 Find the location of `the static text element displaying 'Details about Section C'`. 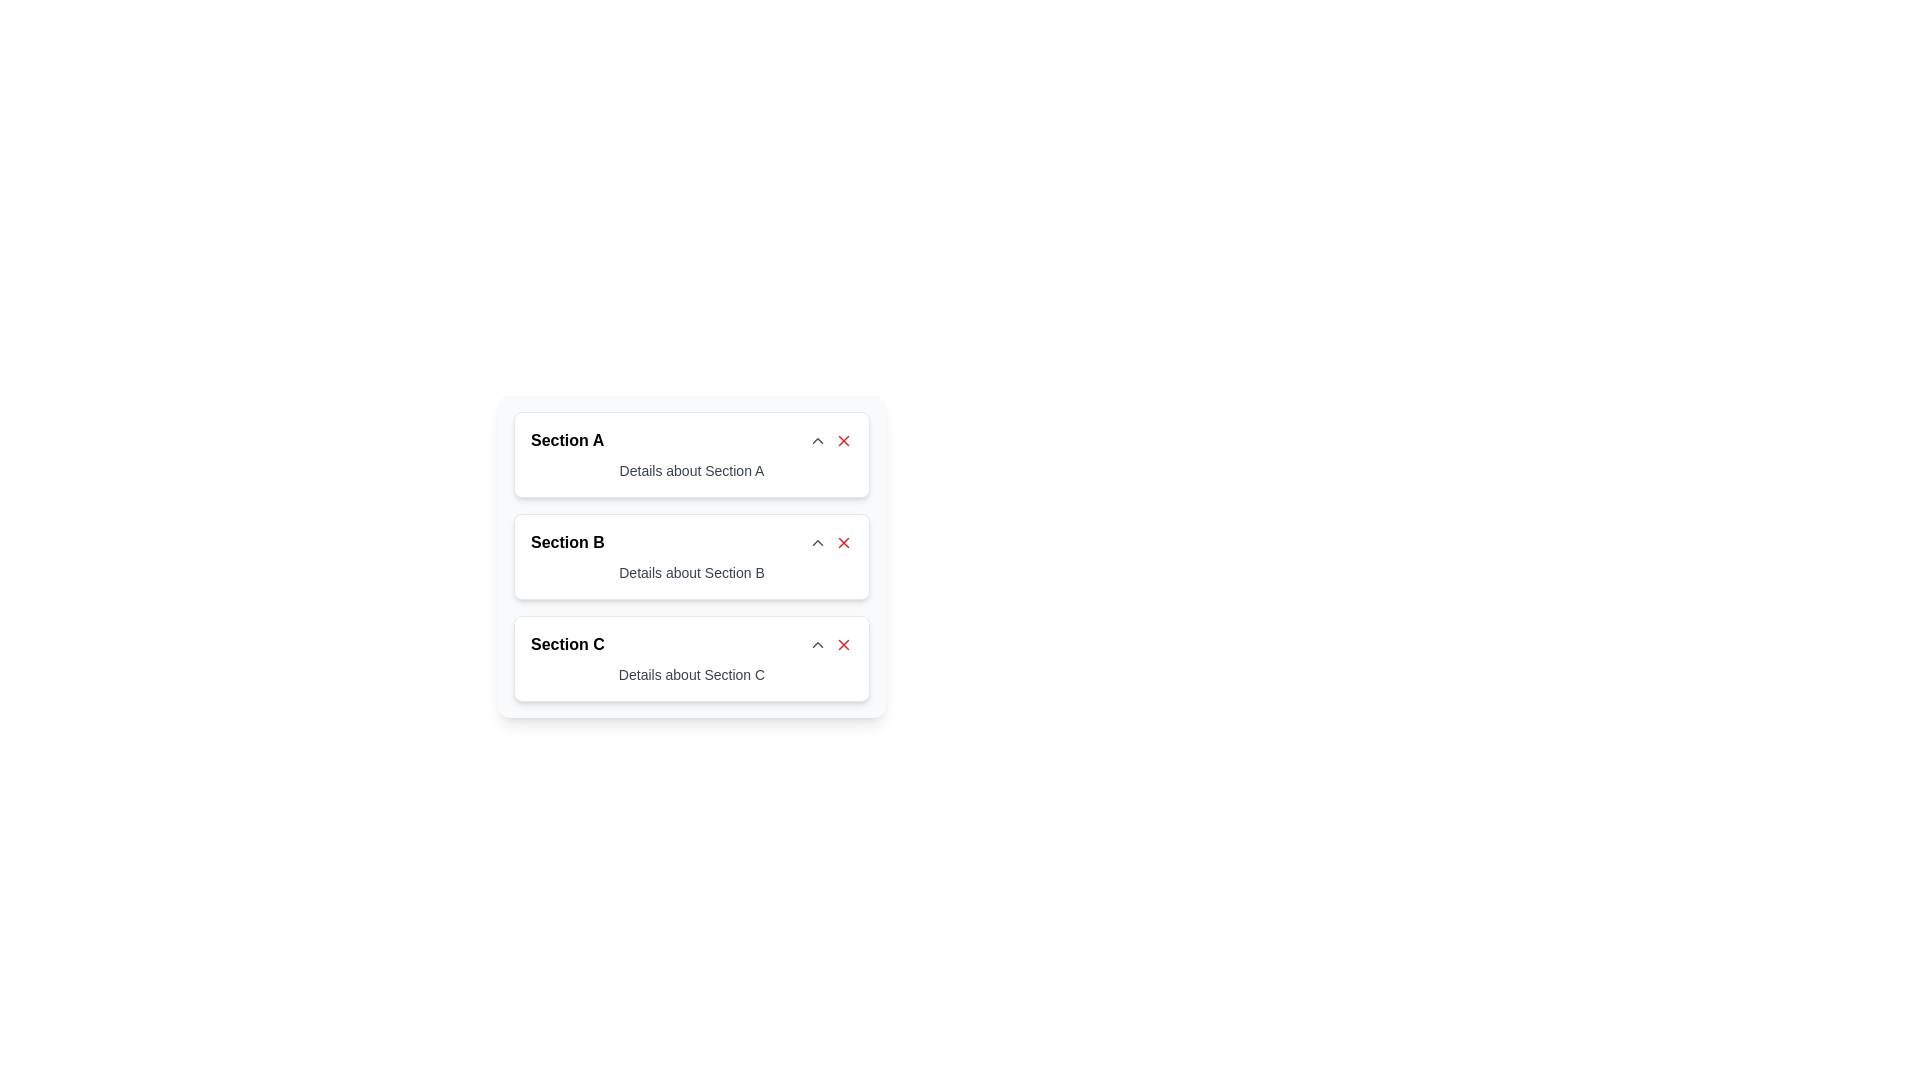

the static text element displaying 'Details about Section C' is located at coordinates (691, 675).